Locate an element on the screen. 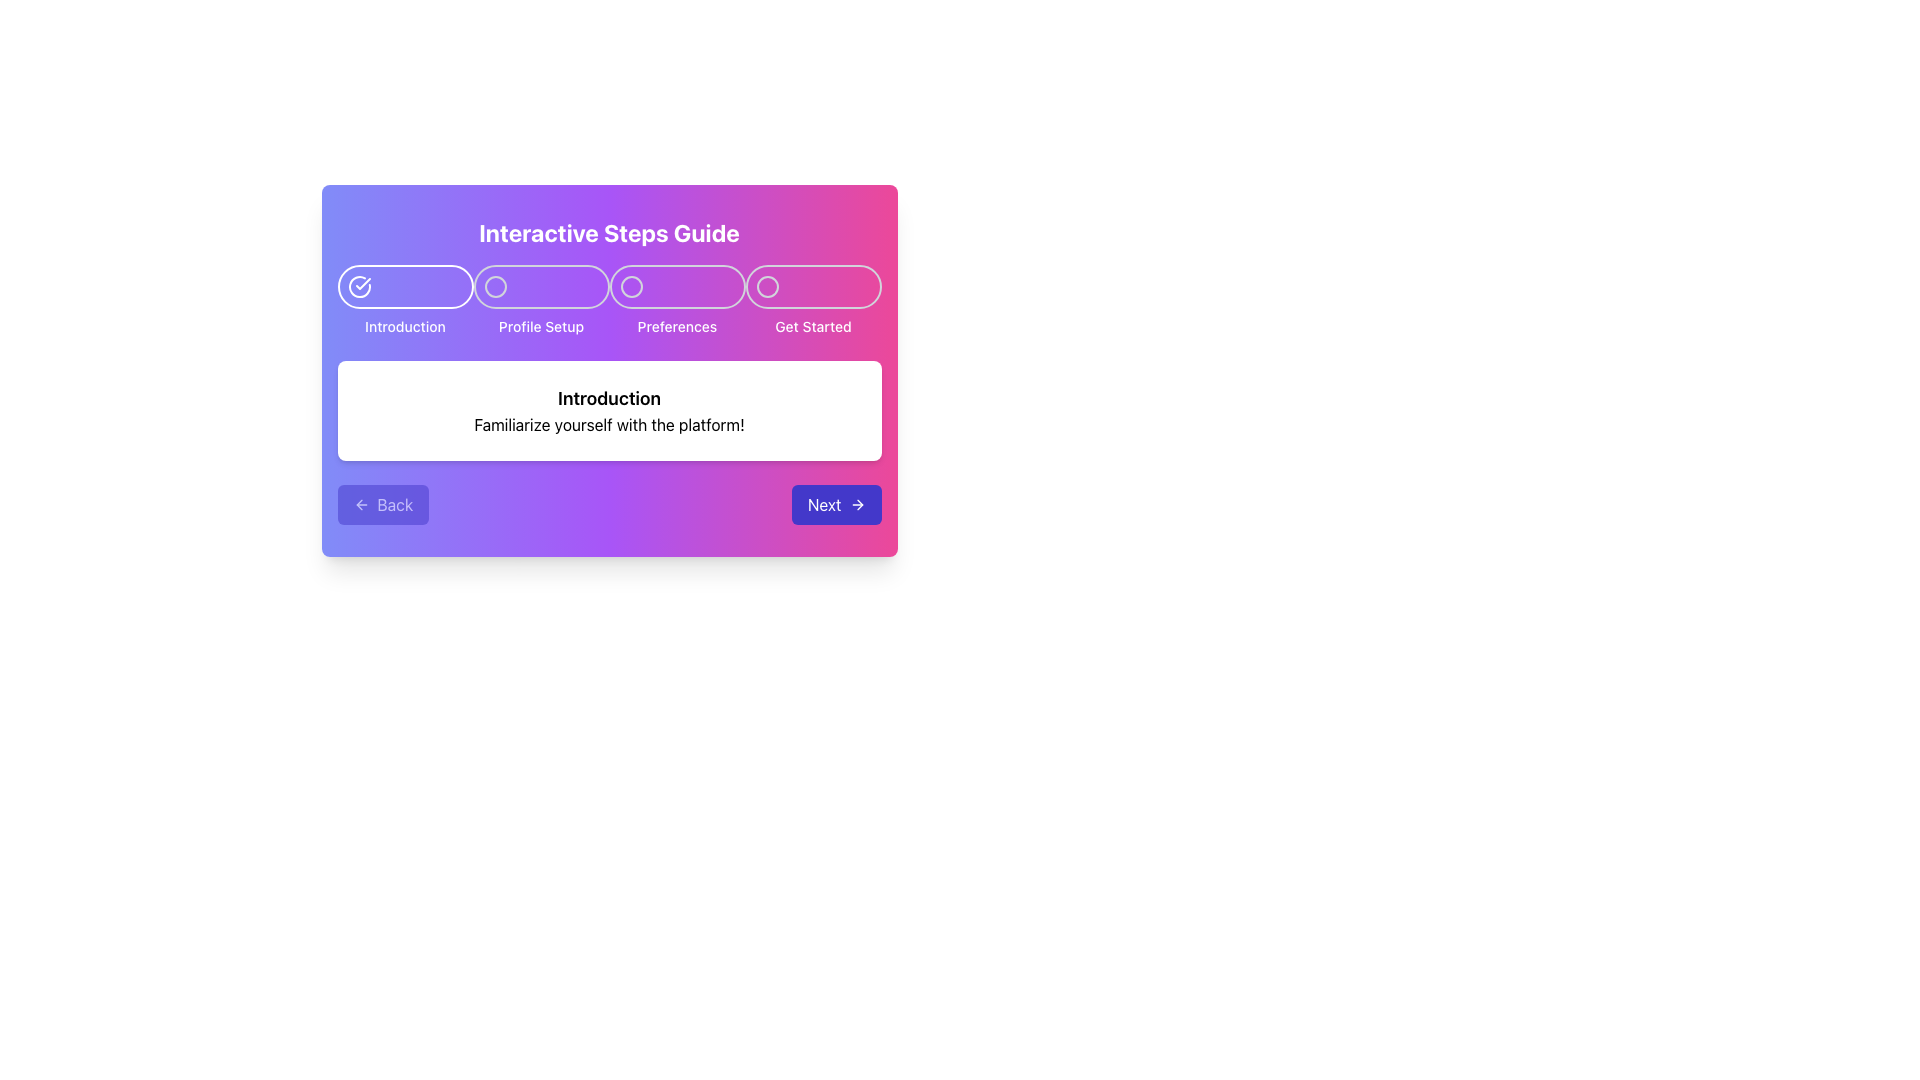 This screenshot has height=1080, width=1920. displayed text of the 'Get Started' label, which indicates the final step in the navigation of the interactive guide is located at coordinates (813, 326).